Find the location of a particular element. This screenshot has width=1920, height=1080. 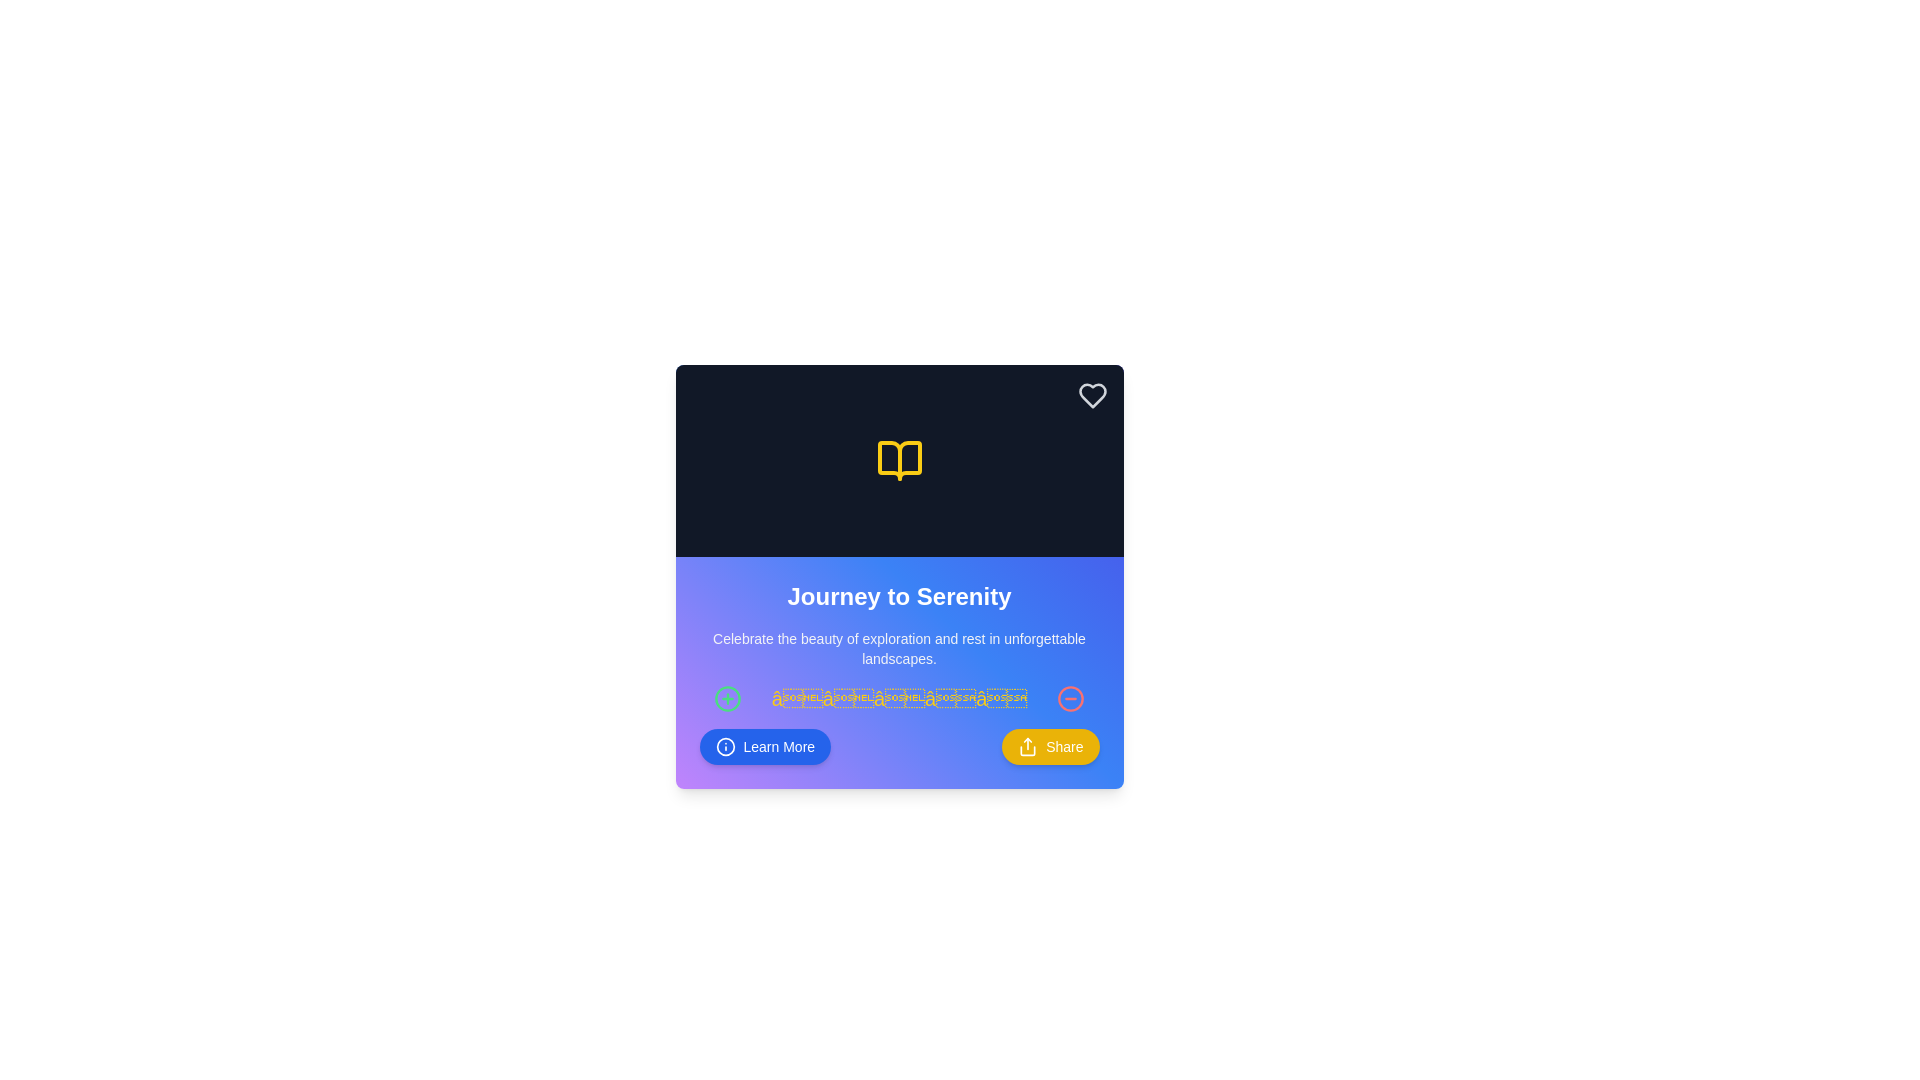

the design of the sharing icon located to the left of the 'Share' text label within the Share button at the bottom-right of the interface is located at coordinates (1028, 747).